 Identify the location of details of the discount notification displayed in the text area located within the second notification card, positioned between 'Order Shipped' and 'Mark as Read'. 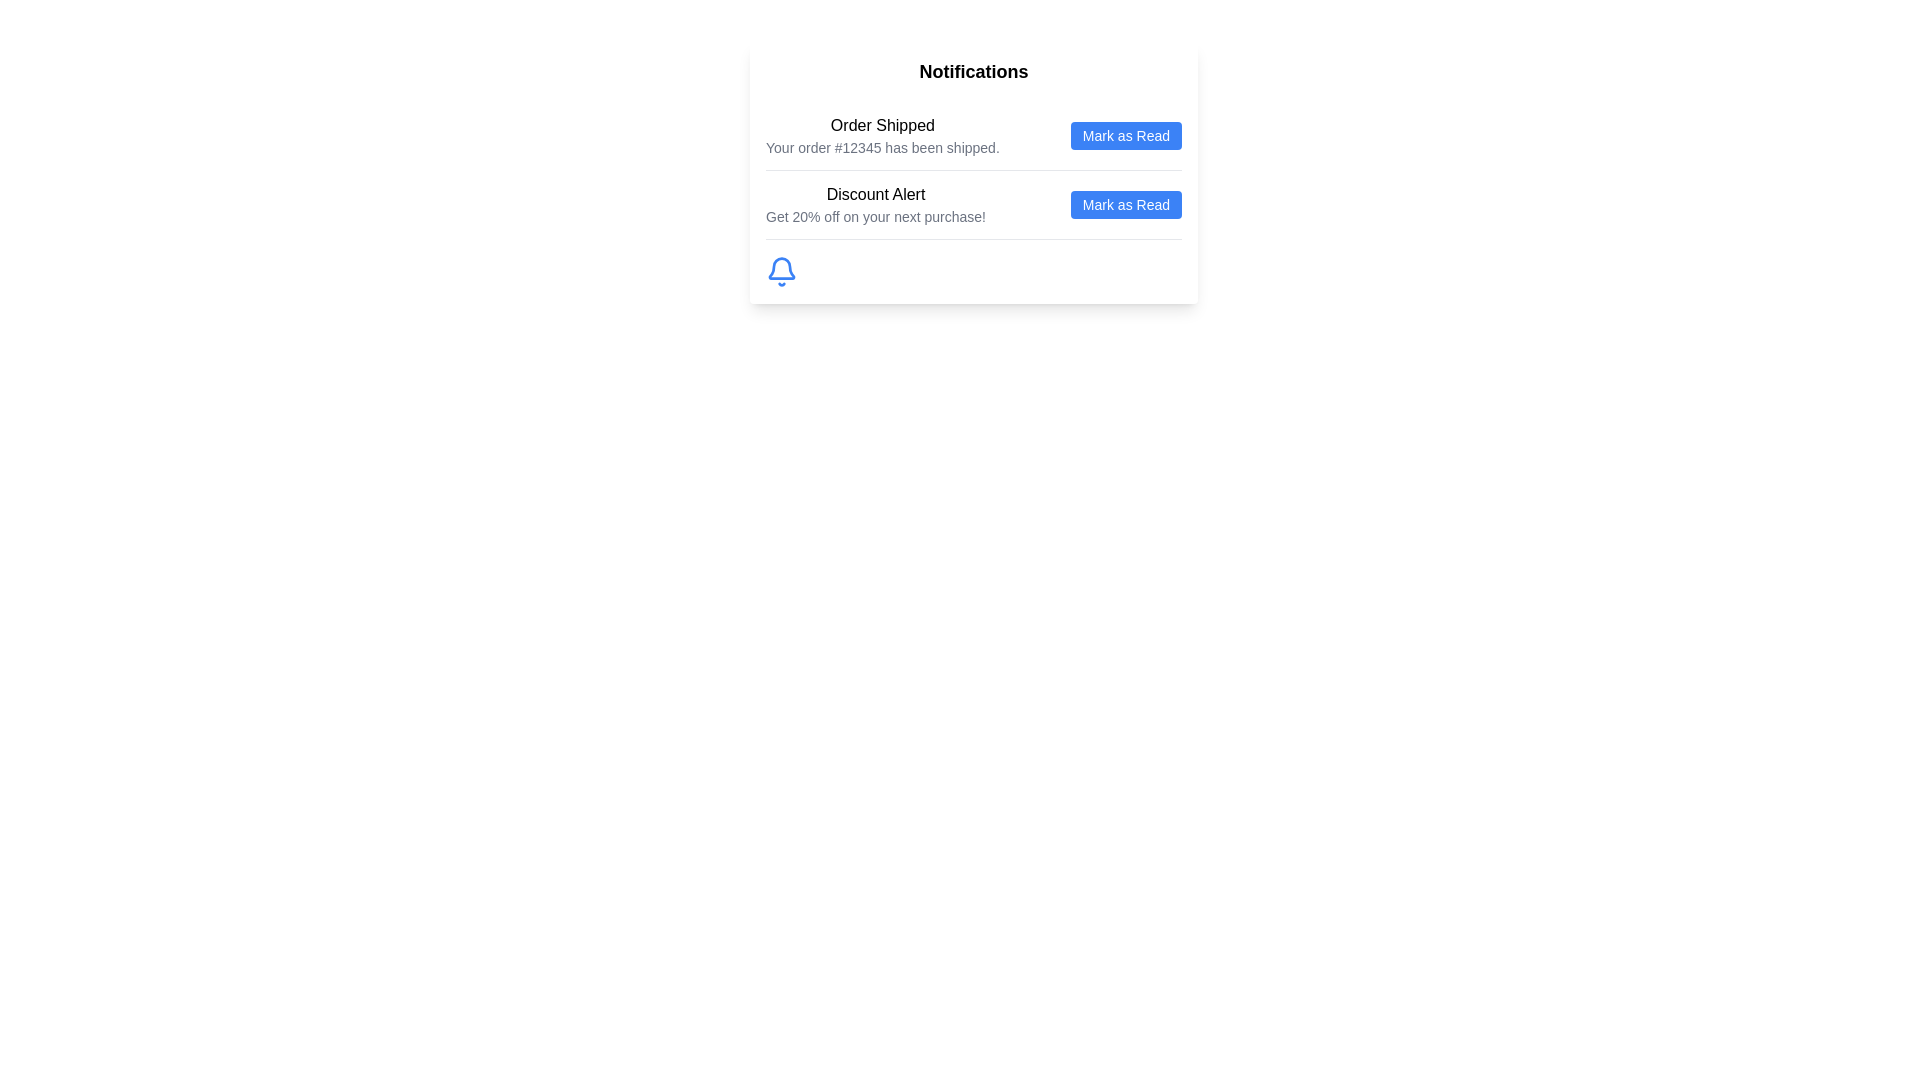
(875, 204).